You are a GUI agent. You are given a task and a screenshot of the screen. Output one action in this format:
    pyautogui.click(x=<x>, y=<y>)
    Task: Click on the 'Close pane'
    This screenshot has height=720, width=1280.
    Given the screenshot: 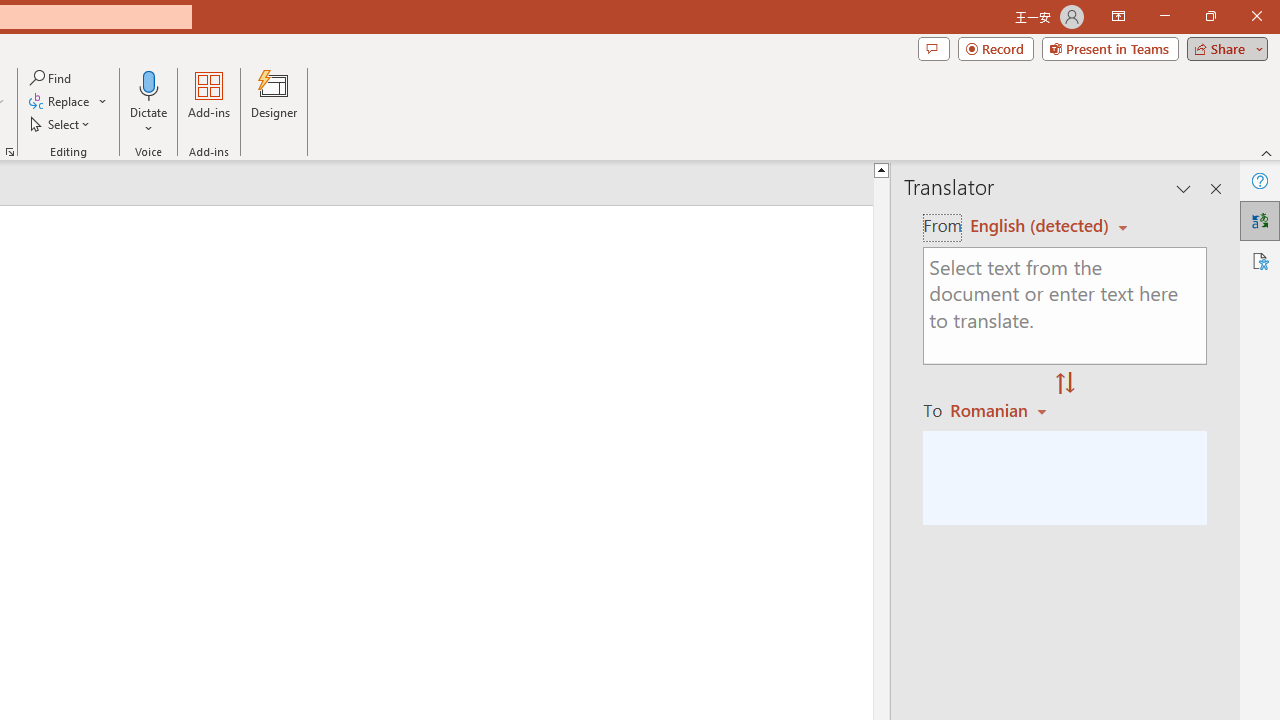 What is the action you would take?
    pyautogui.click(x=1215, y=189)
    